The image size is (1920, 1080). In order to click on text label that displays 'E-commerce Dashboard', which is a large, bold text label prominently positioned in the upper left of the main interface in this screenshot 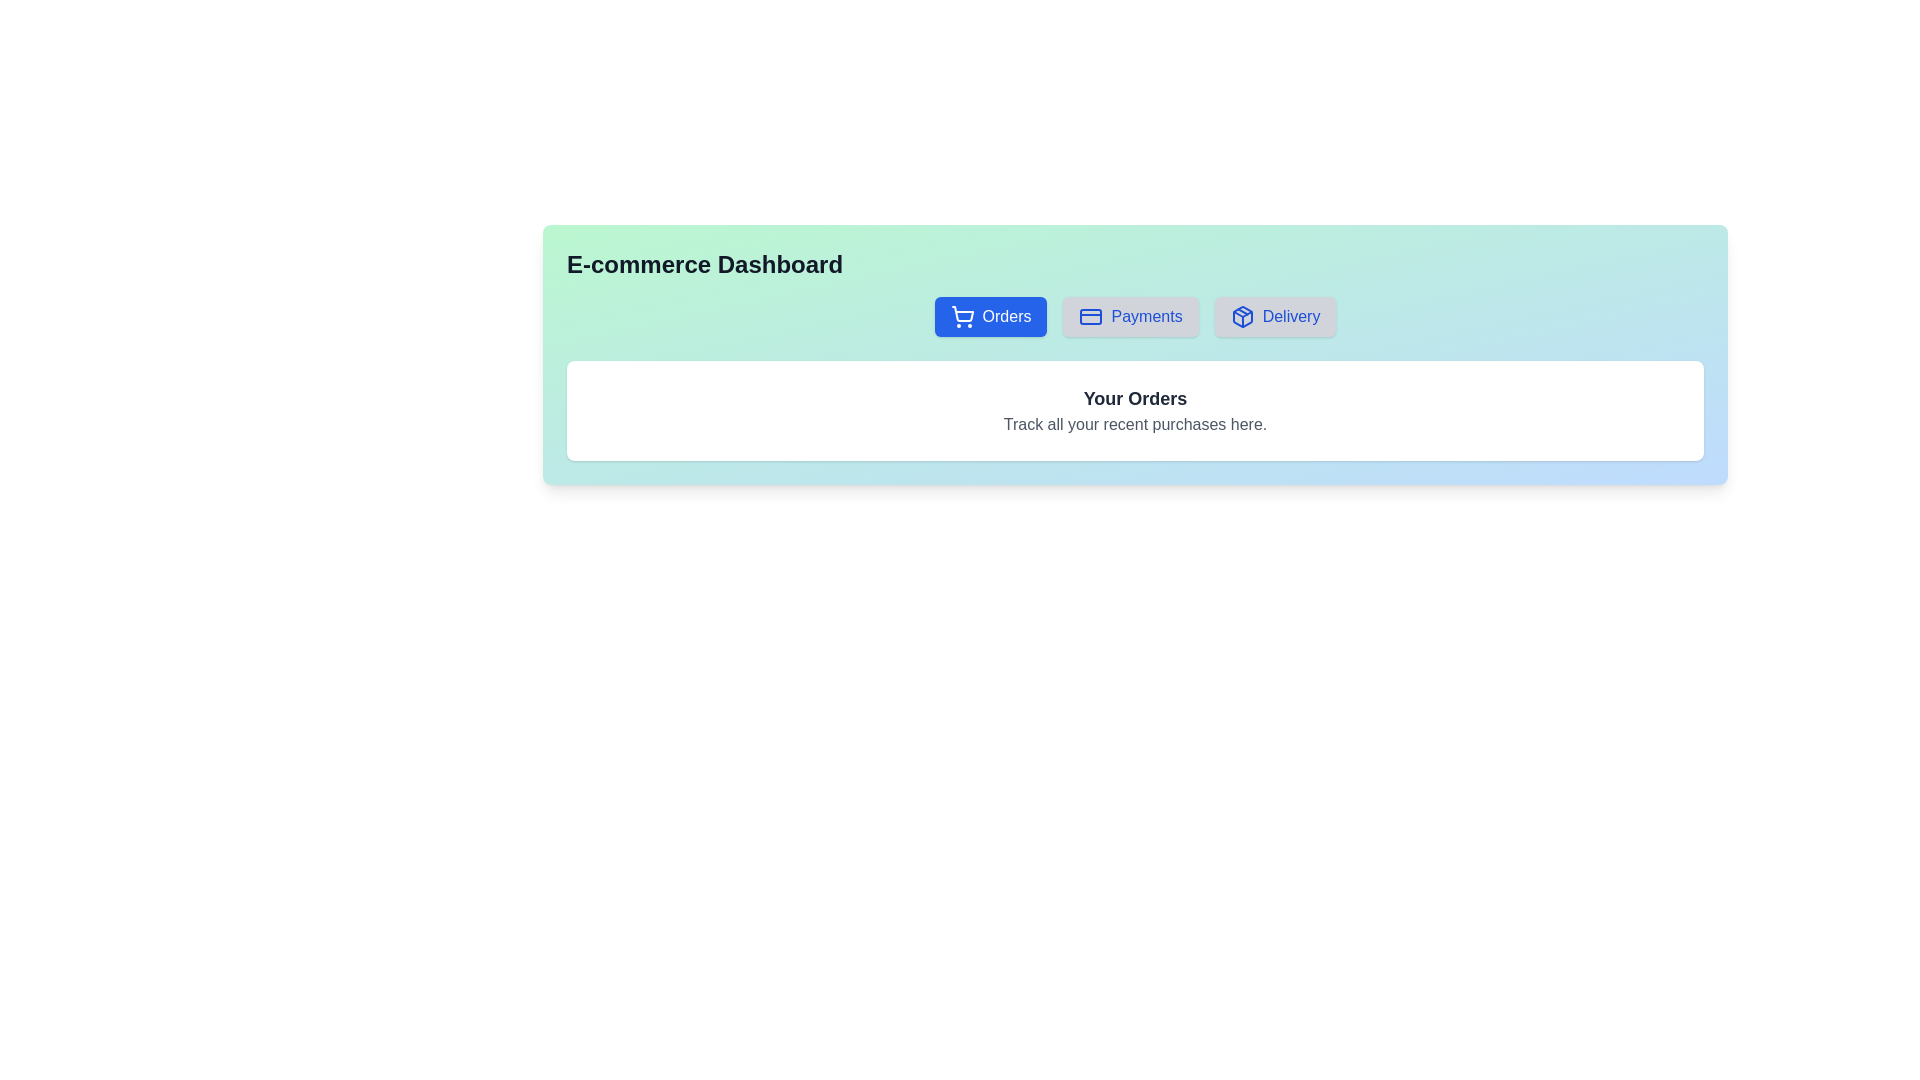, I will do `click(705, 264)`.